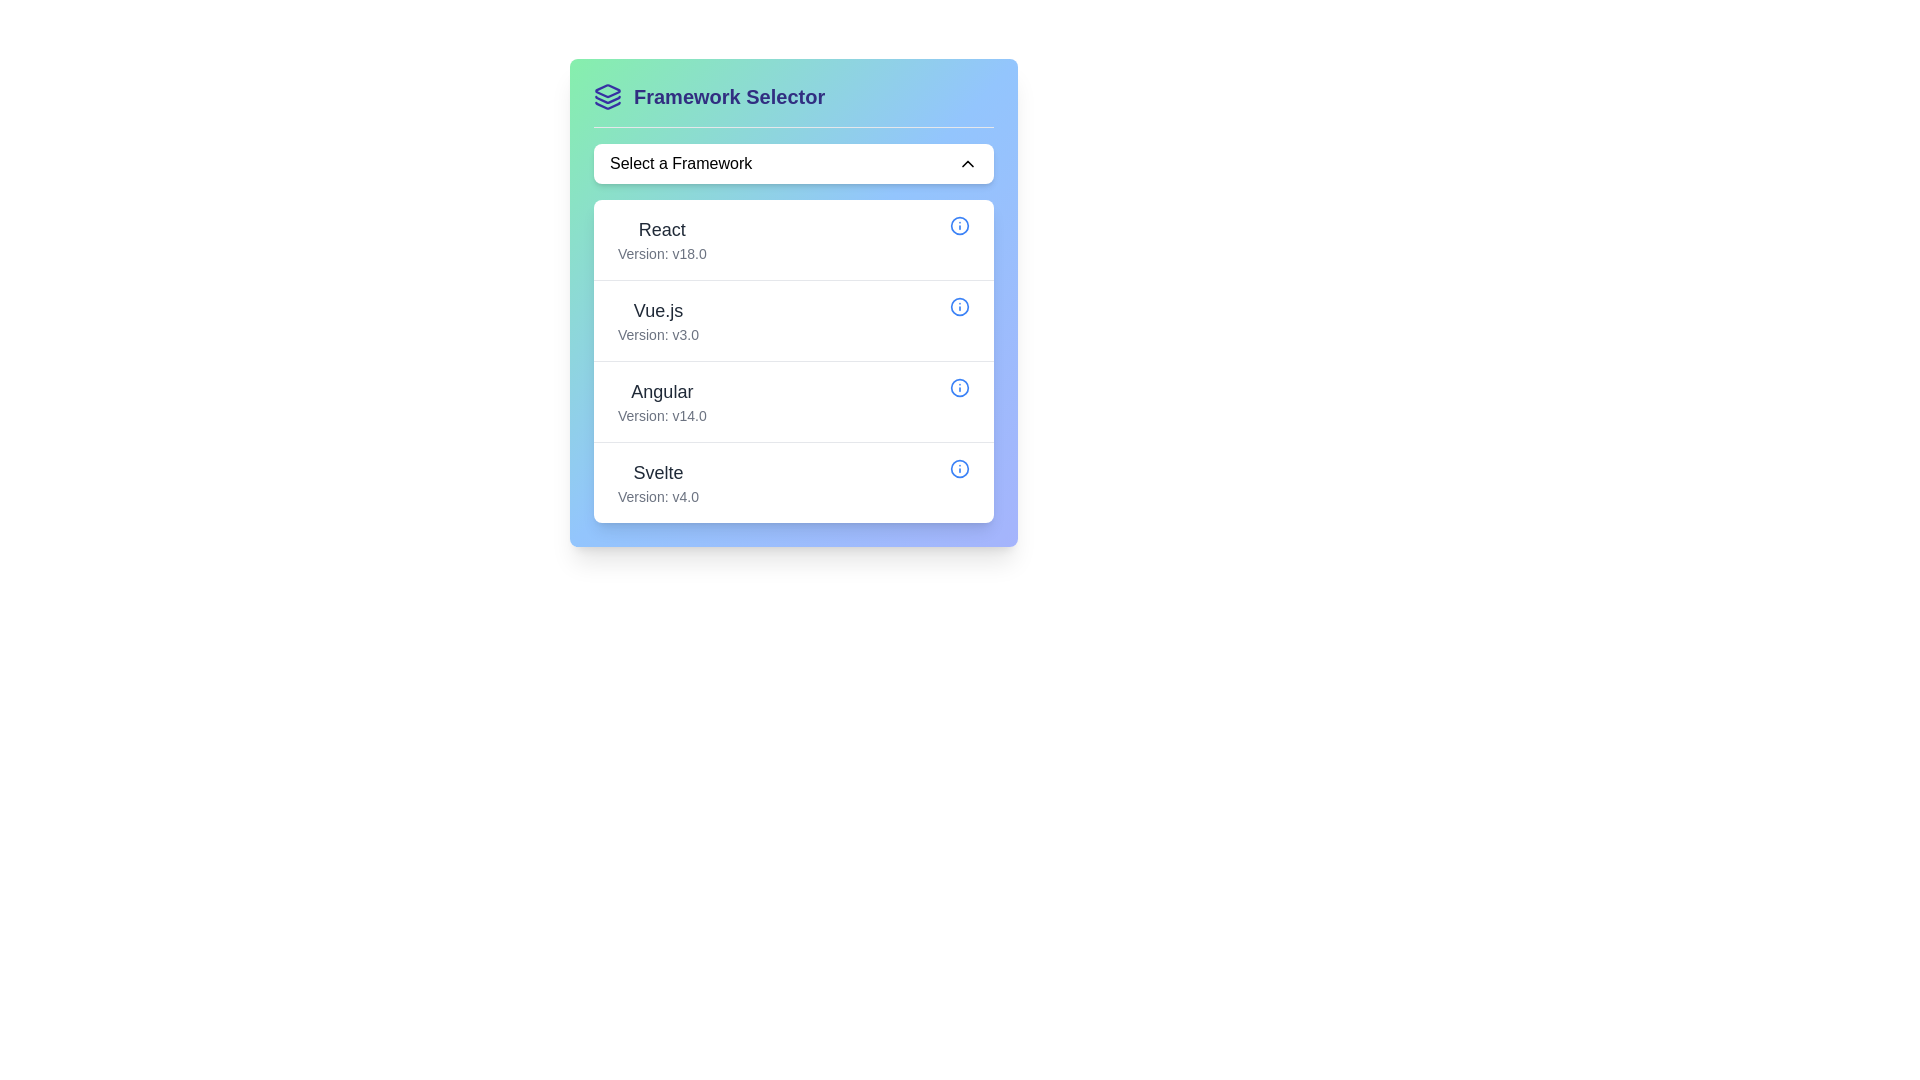 Image resolution: width=1920 pixels, height=1080 pixels. Describe the element at coordinates (960, 388) in the screenshot. I see `the blue circular outline icon within the third row for the 'Angular' framework selection interface` at that location.